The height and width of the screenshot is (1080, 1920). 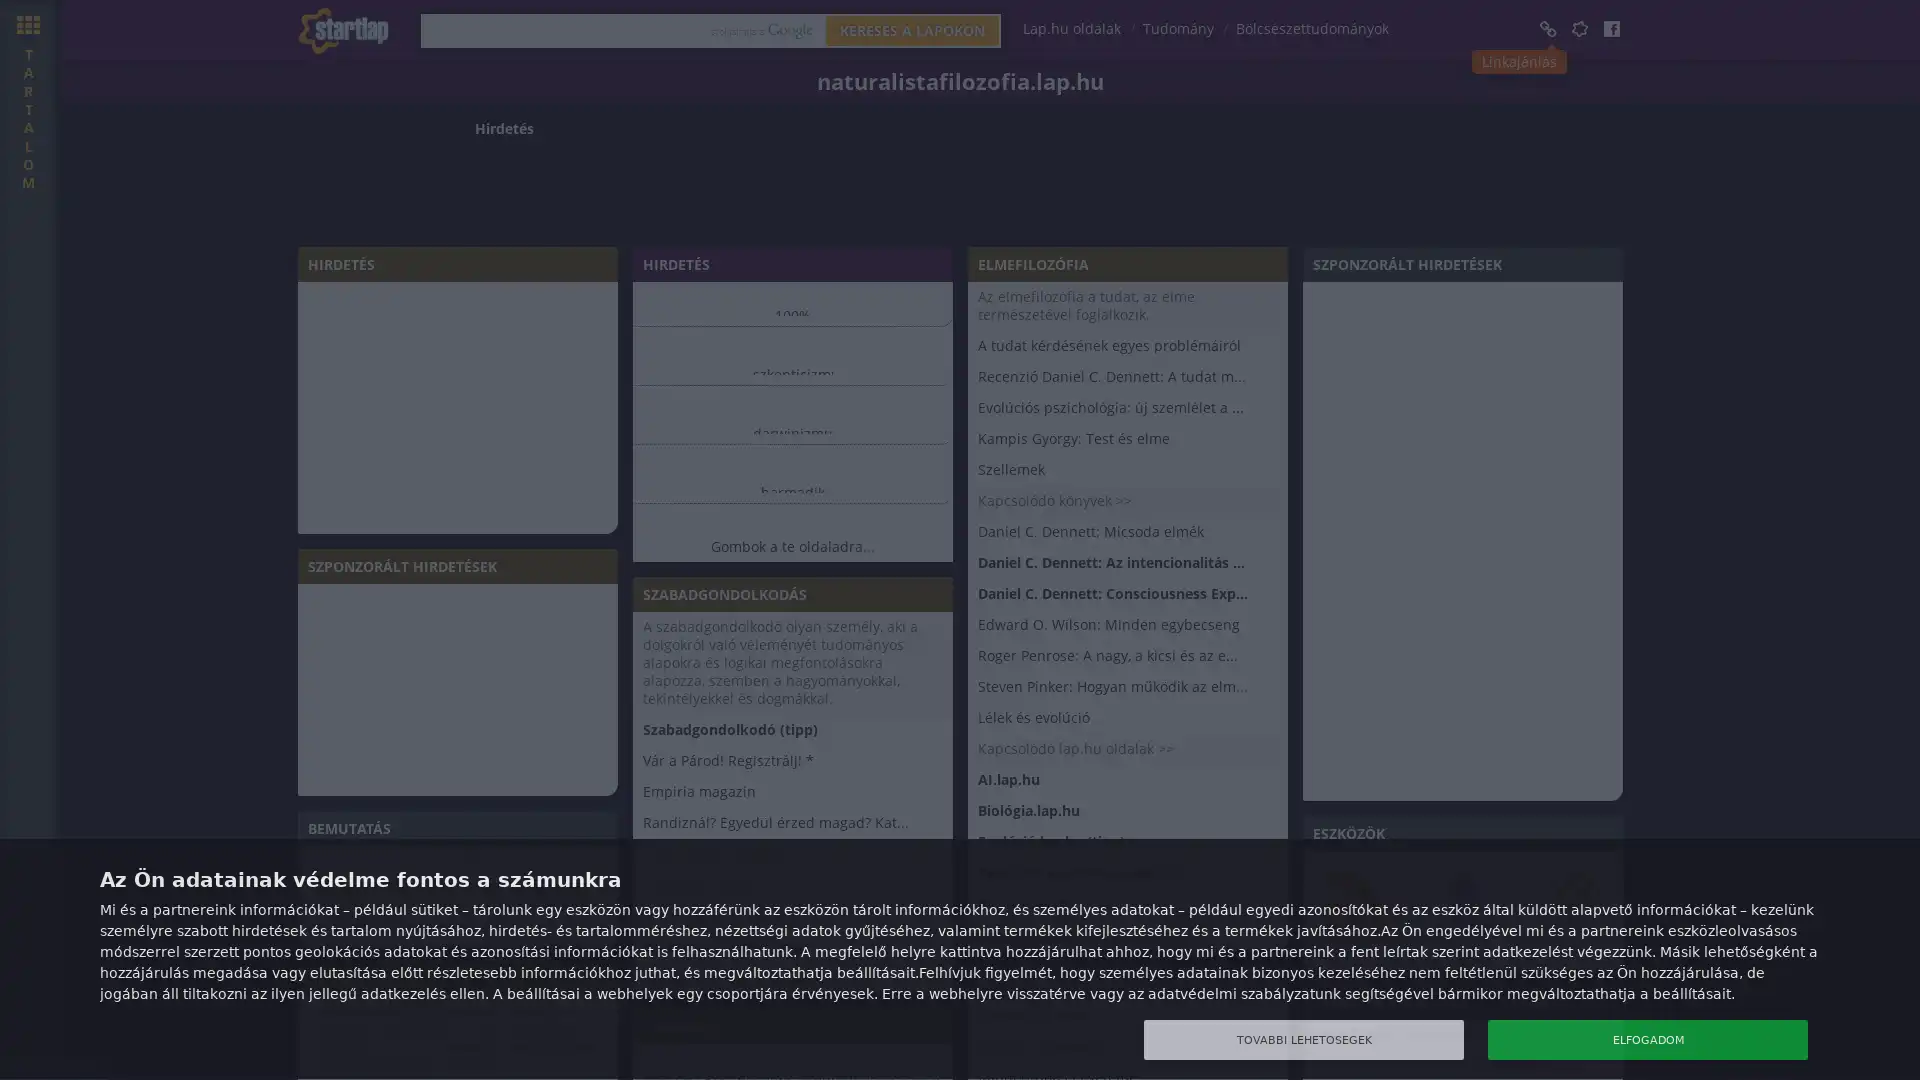 I want to click on ELFOGADOM, so click(x=1647, y=1039).